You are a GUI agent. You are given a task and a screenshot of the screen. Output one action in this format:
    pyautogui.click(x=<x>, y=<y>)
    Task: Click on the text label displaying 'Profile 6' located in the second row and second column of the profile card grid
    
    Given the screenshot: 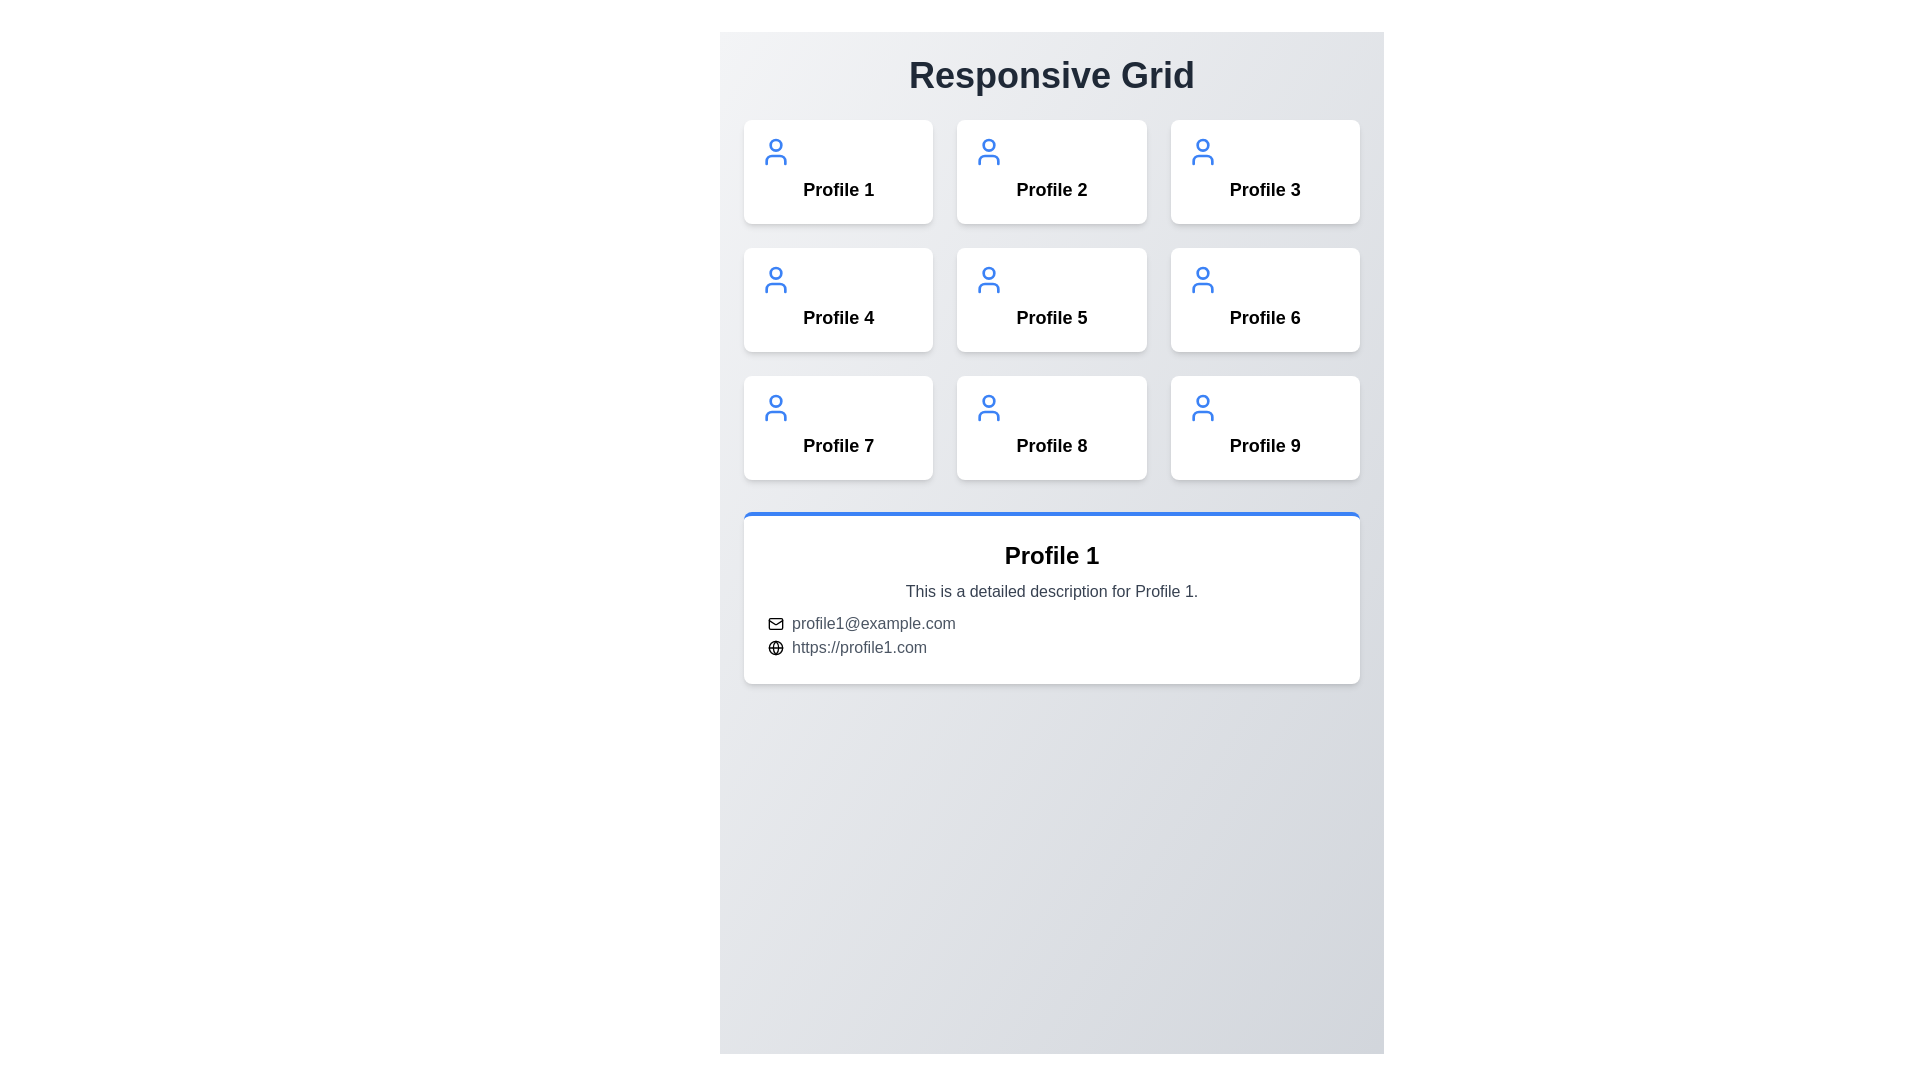 What is the action you would take?
    pyautogui.click(x=1264, y=316)
    